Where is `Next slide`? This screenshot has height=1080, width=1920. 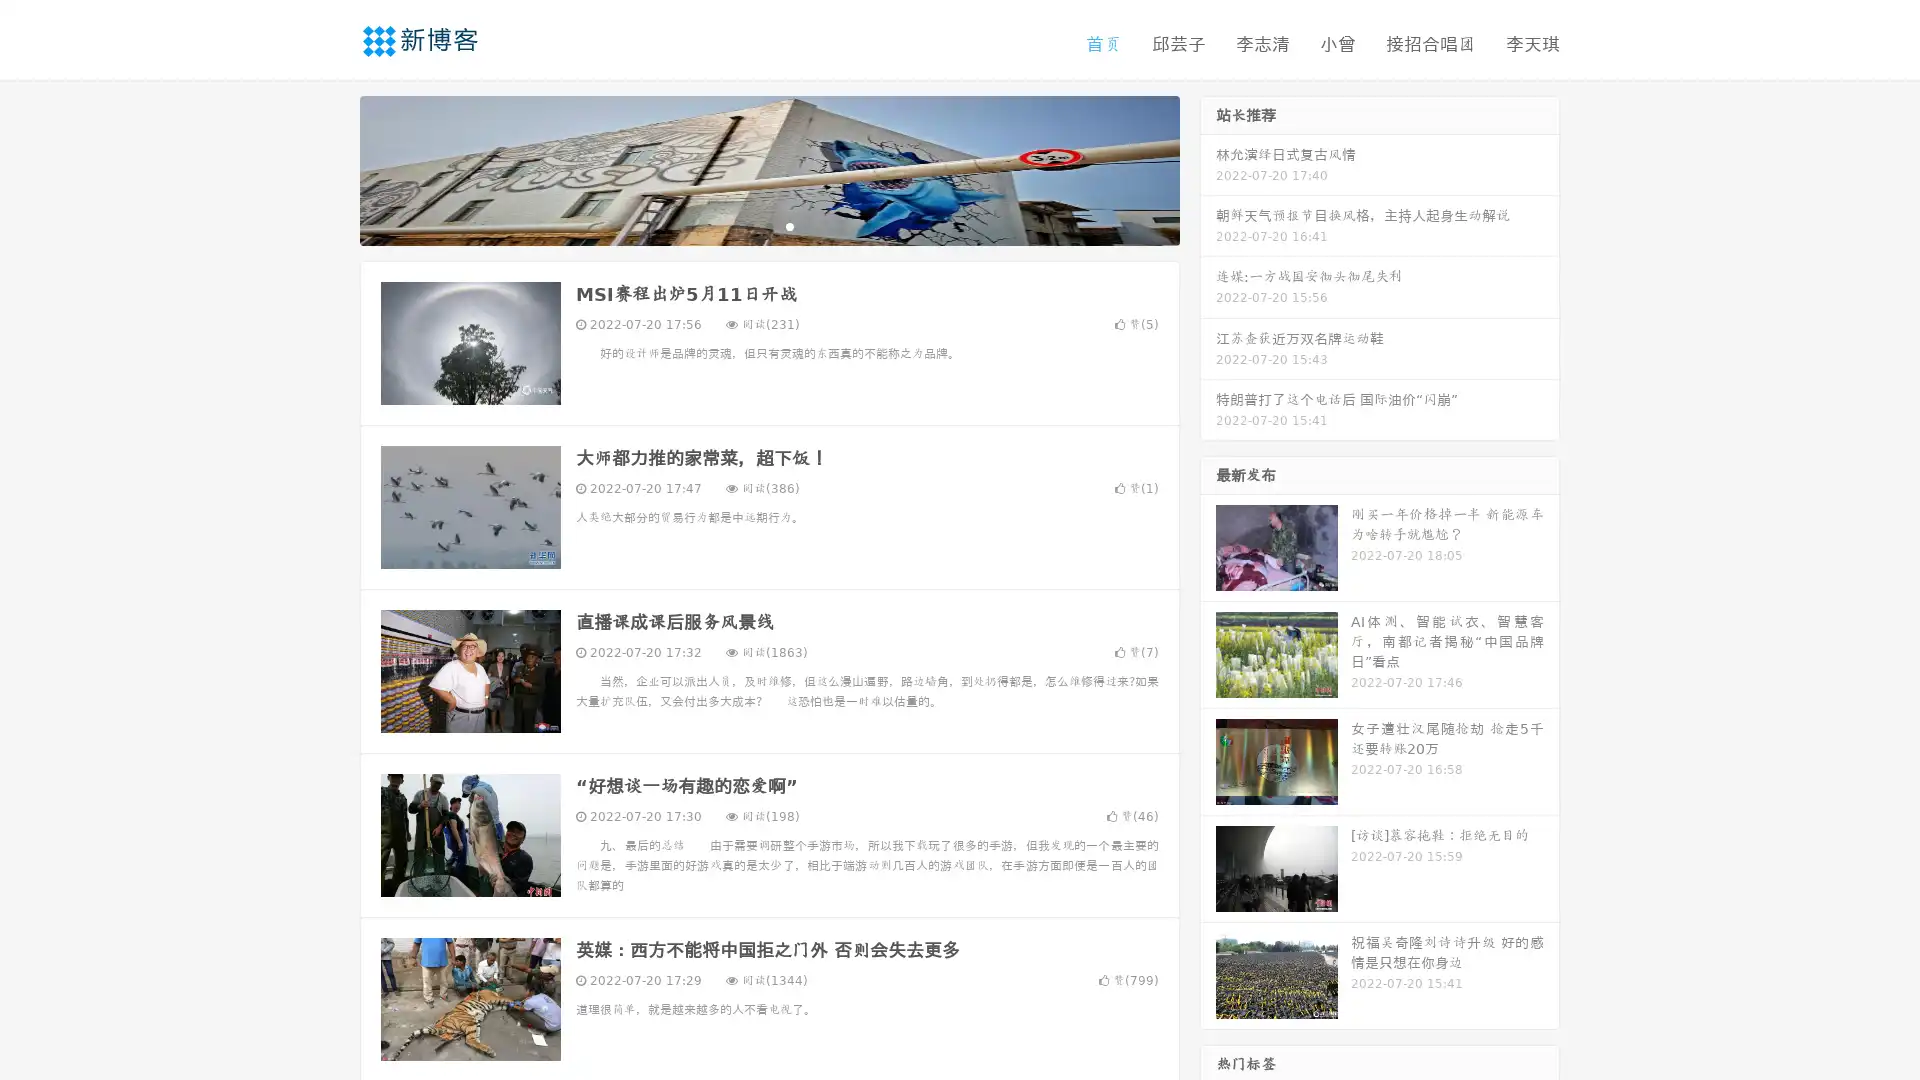 Next slide is located at coordinates (1208, 168).